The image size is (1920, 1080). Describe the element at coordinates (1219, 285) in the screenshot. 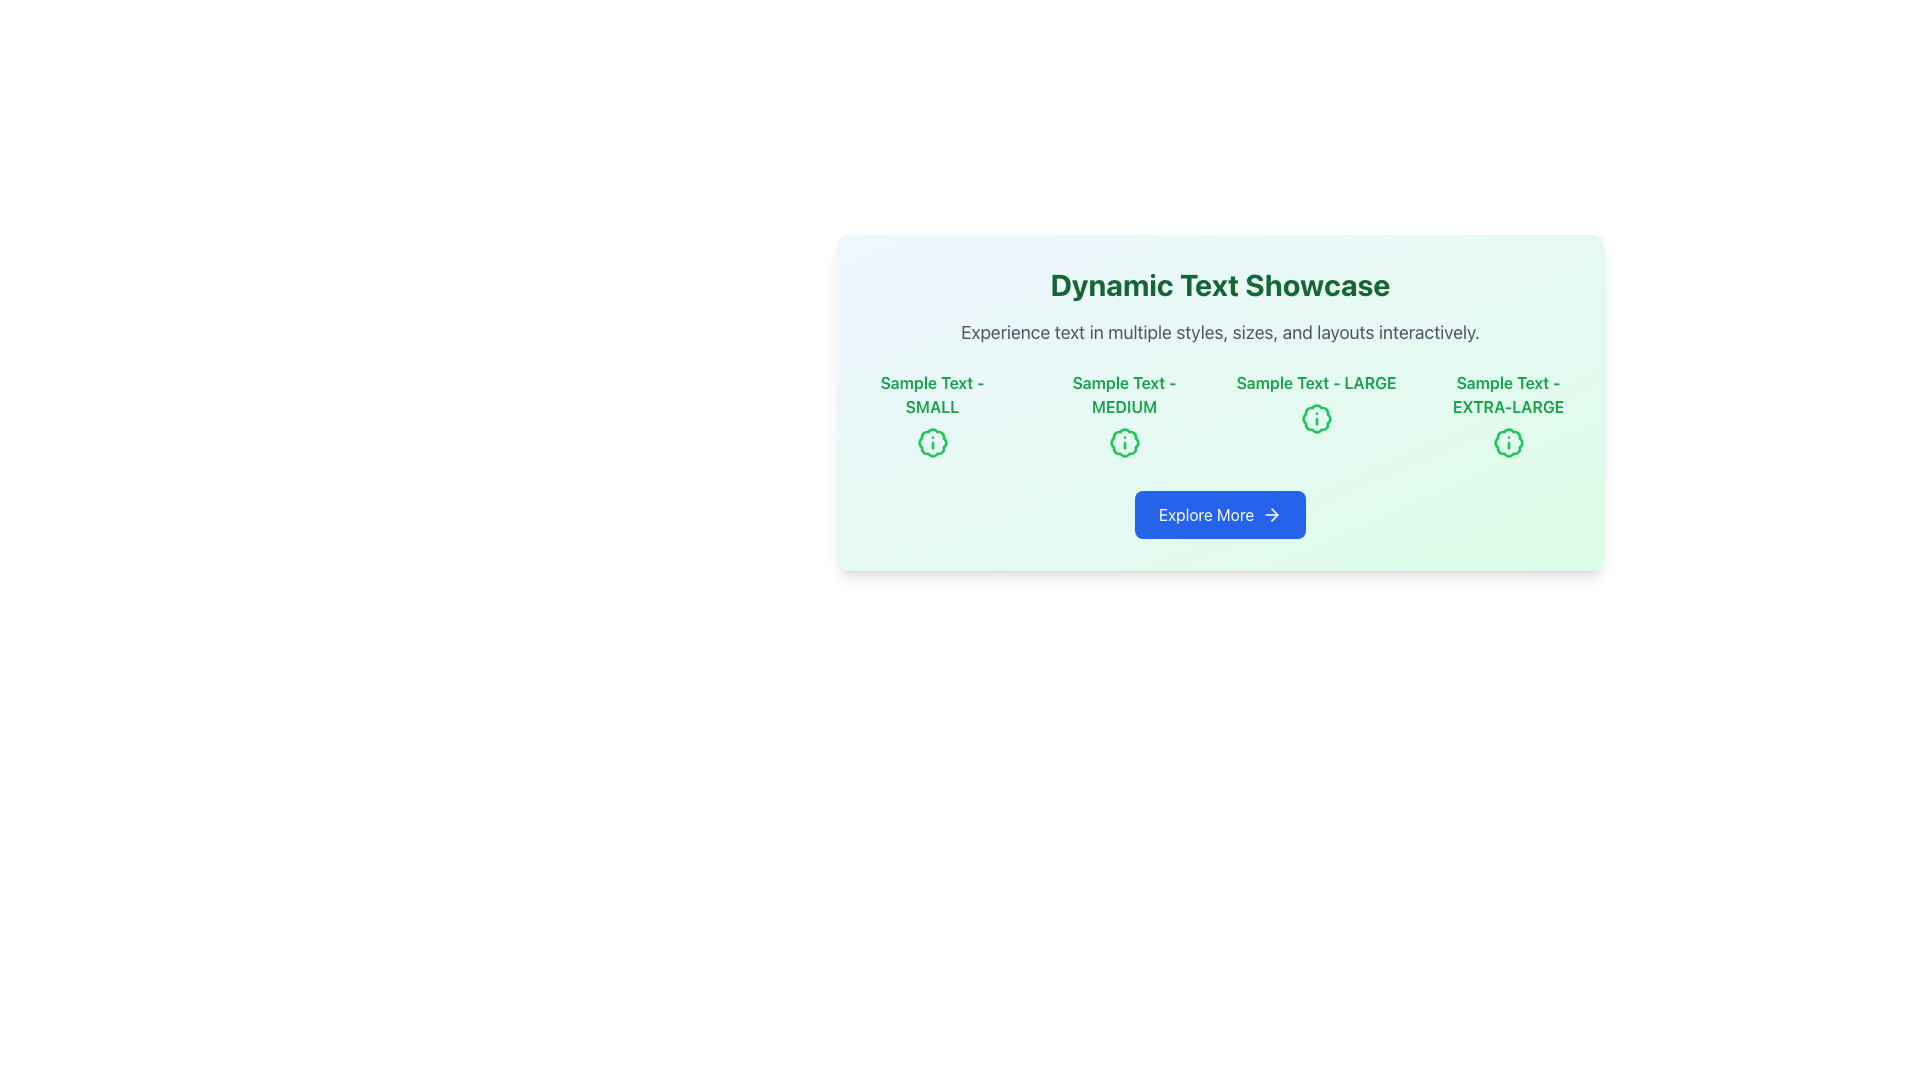

I see `the title text located at the top of the green-shaded rectangular section, which introduces the purpose or theme of the content` at that location.